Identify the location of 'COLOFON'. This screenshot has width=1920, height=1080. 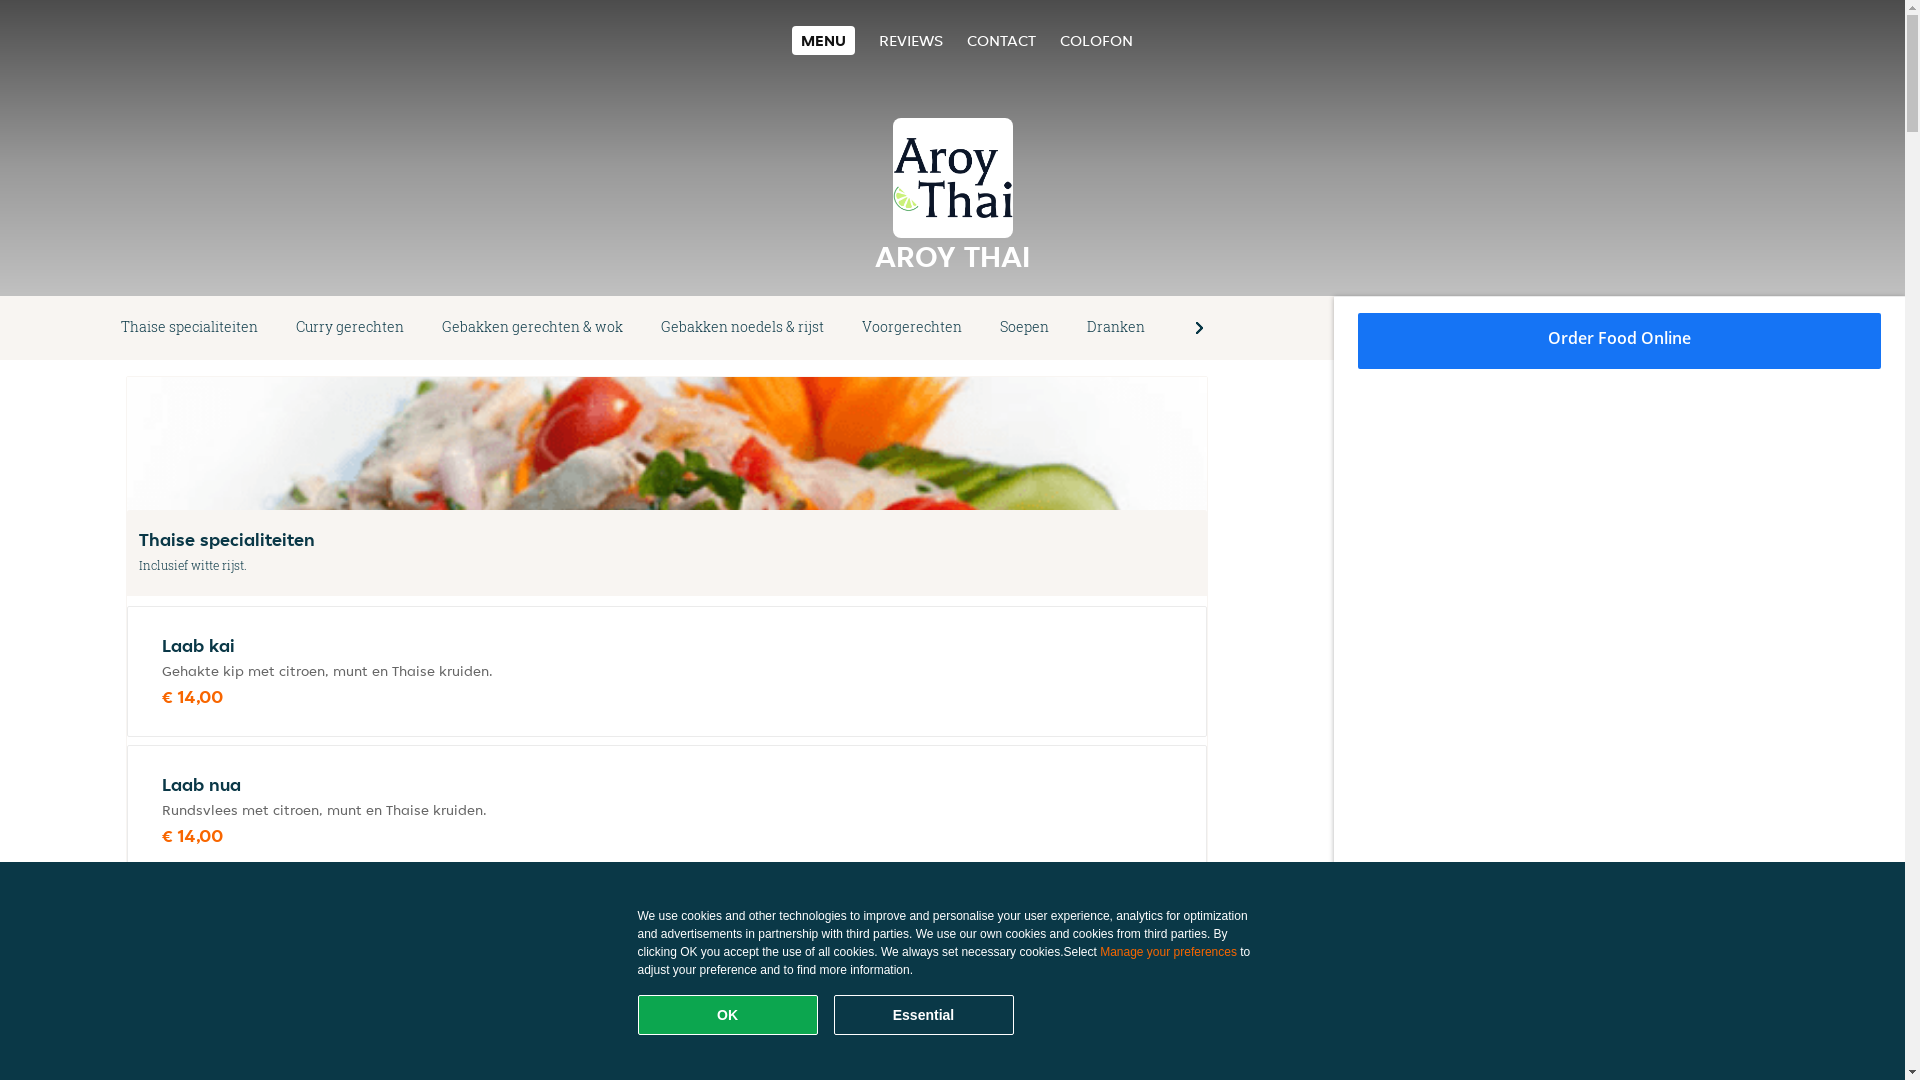
(1095, 40).